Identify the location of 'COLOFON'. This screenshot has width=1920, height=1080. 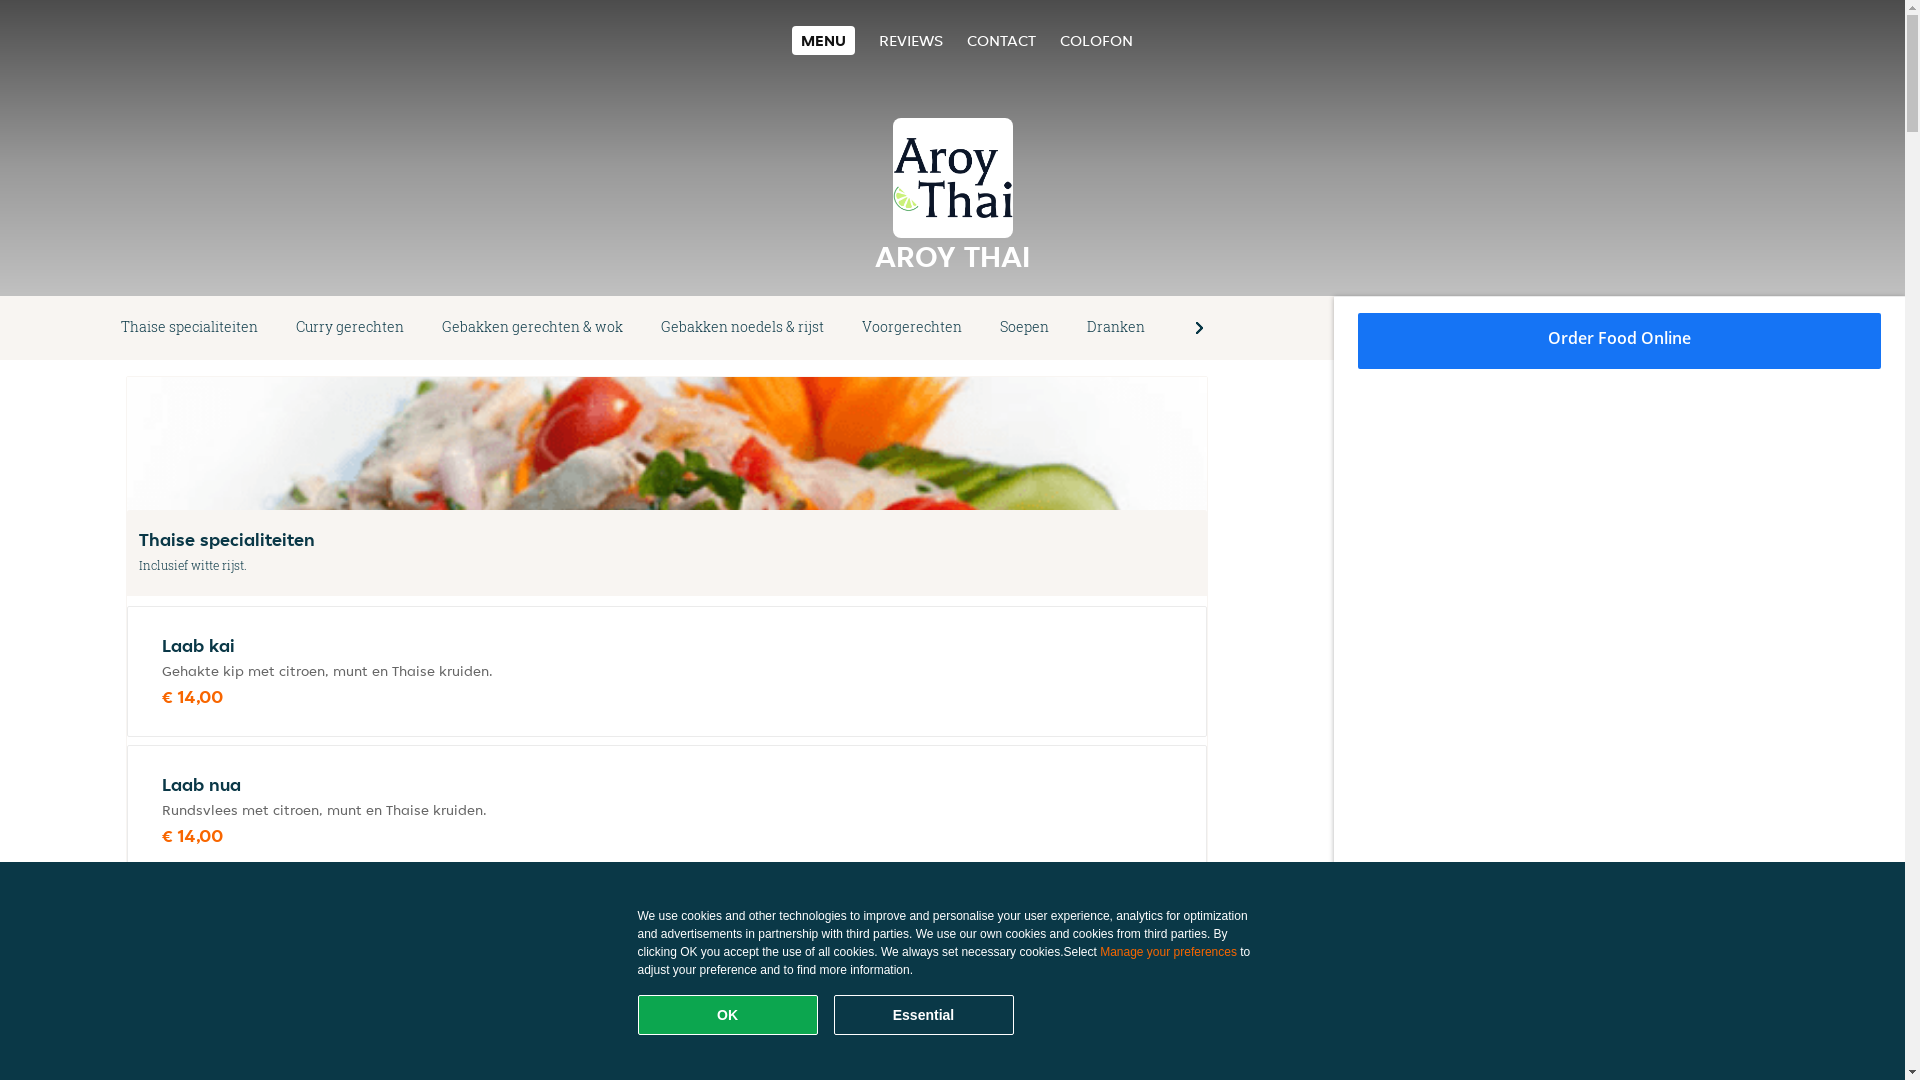
(1095, 40).